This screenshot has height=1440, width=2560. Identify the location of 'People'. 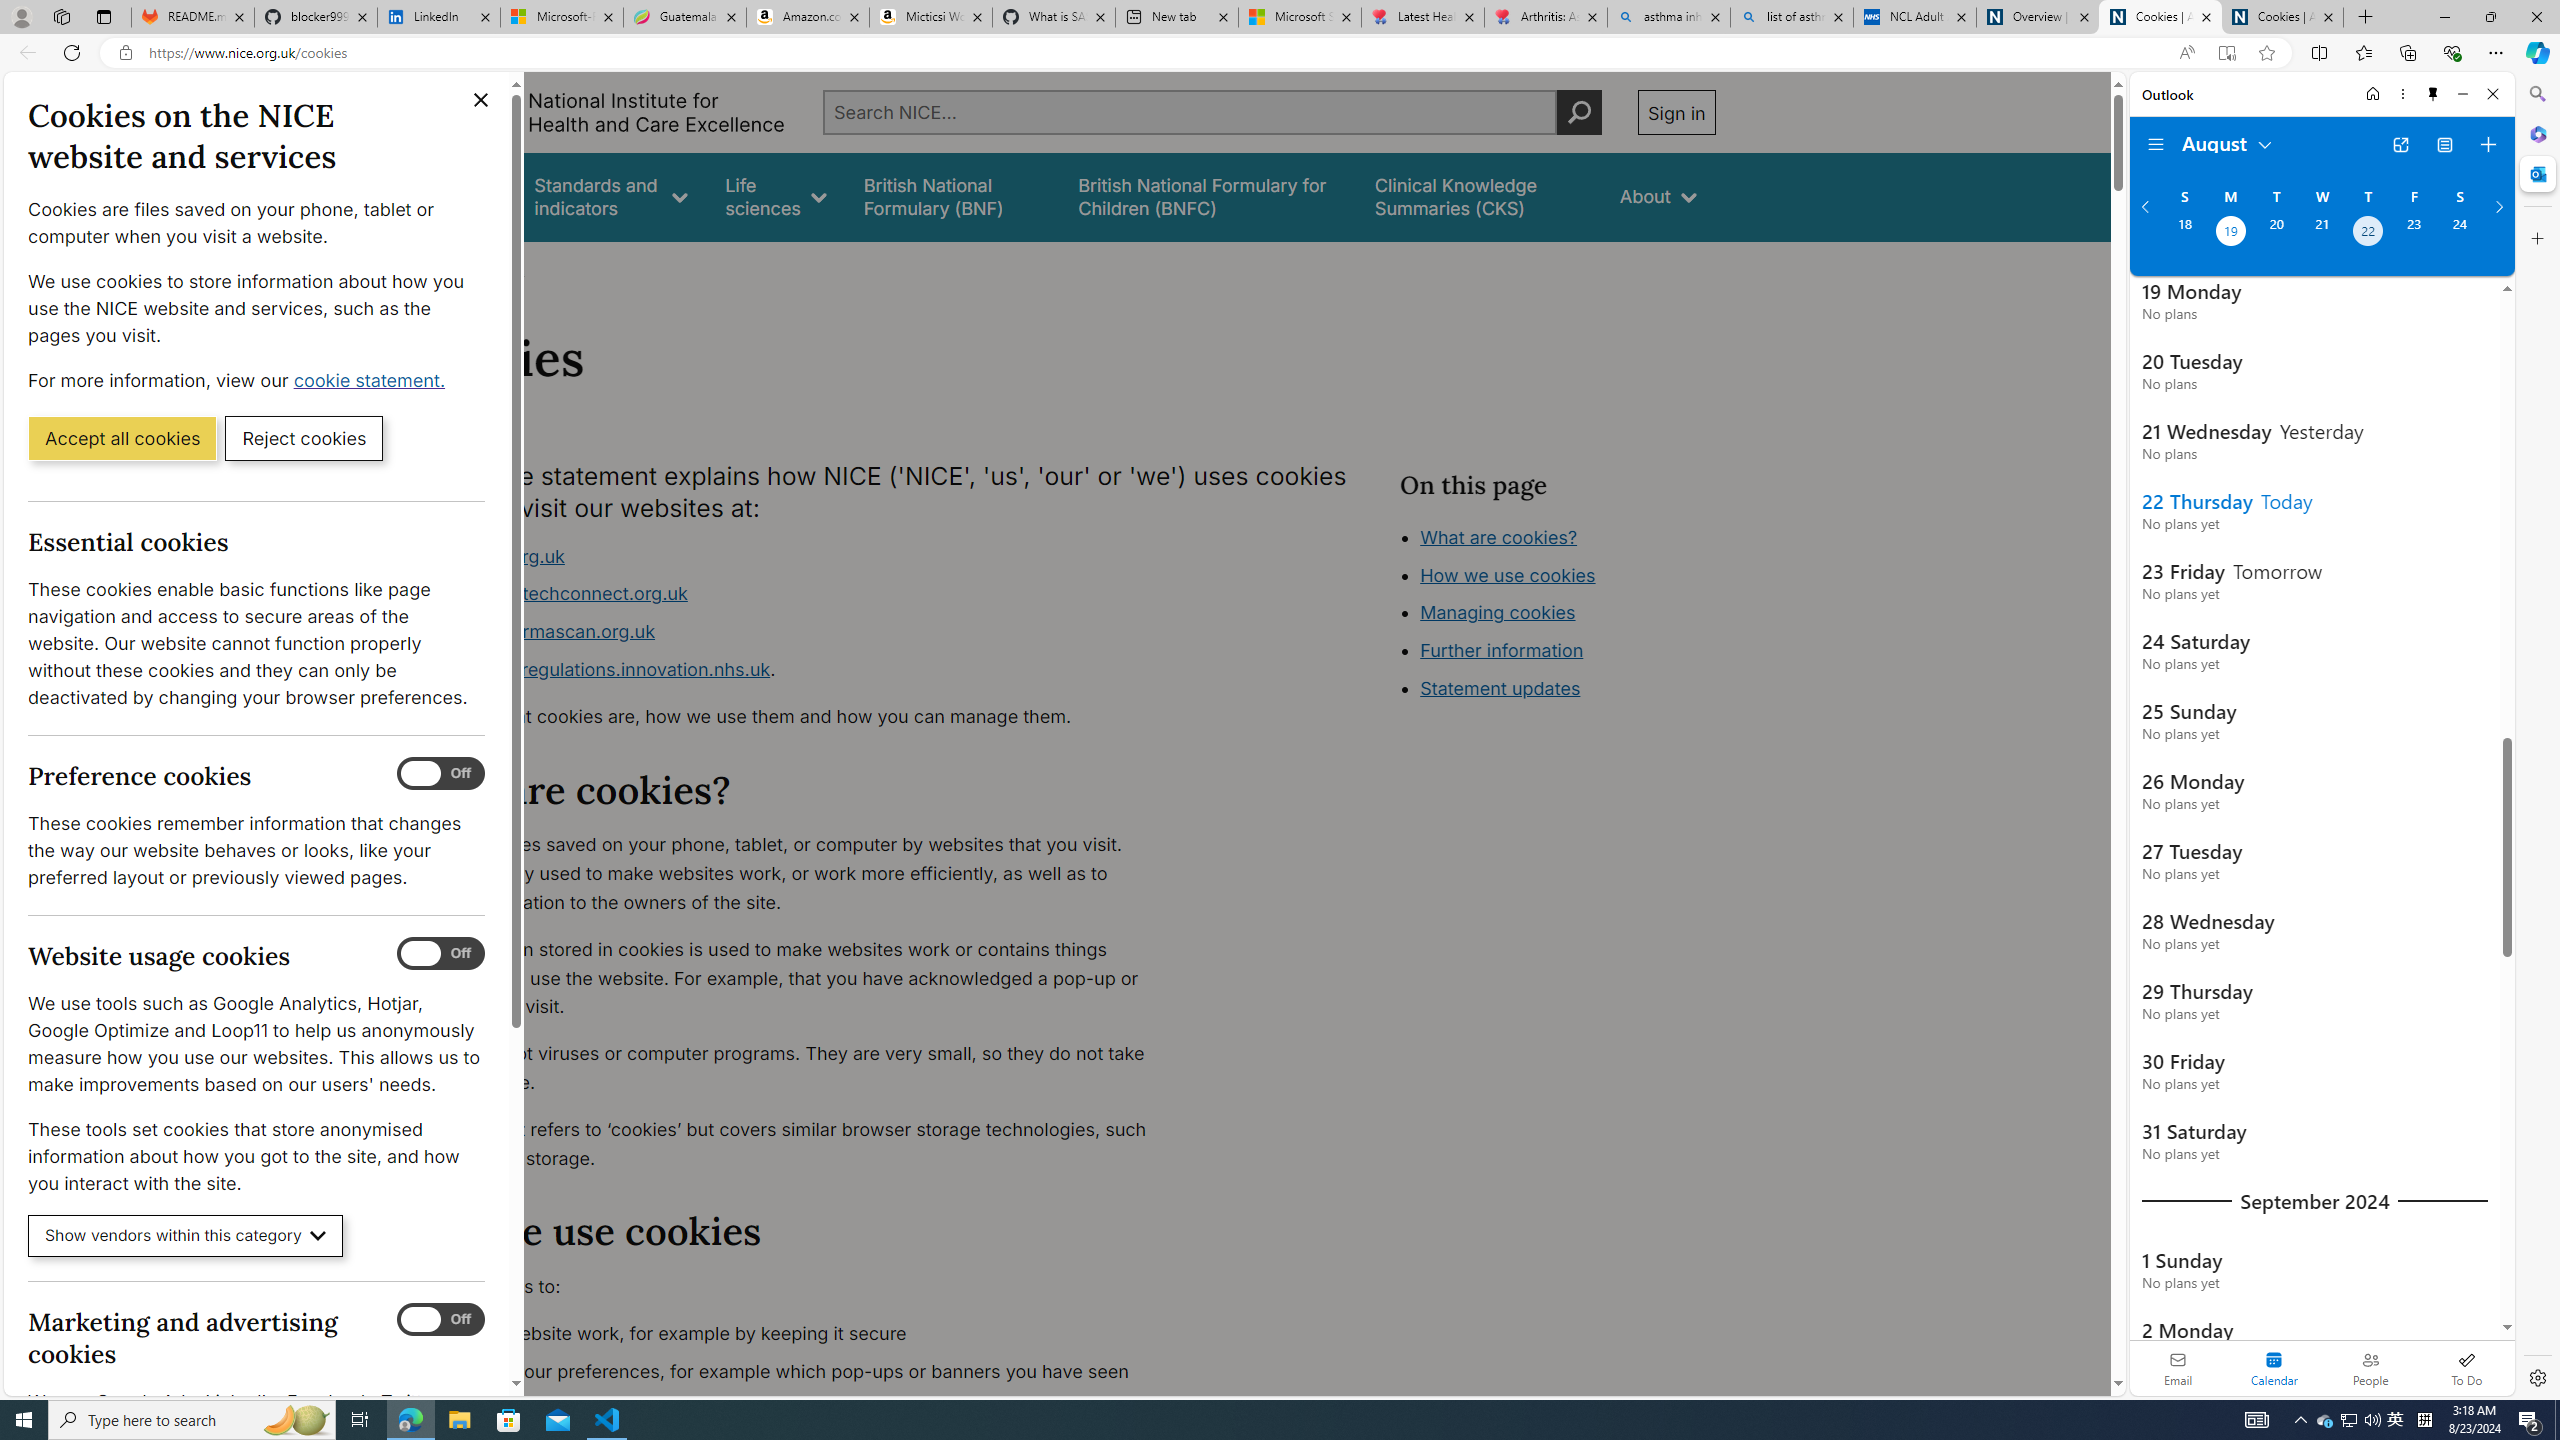
(2369, 1367).